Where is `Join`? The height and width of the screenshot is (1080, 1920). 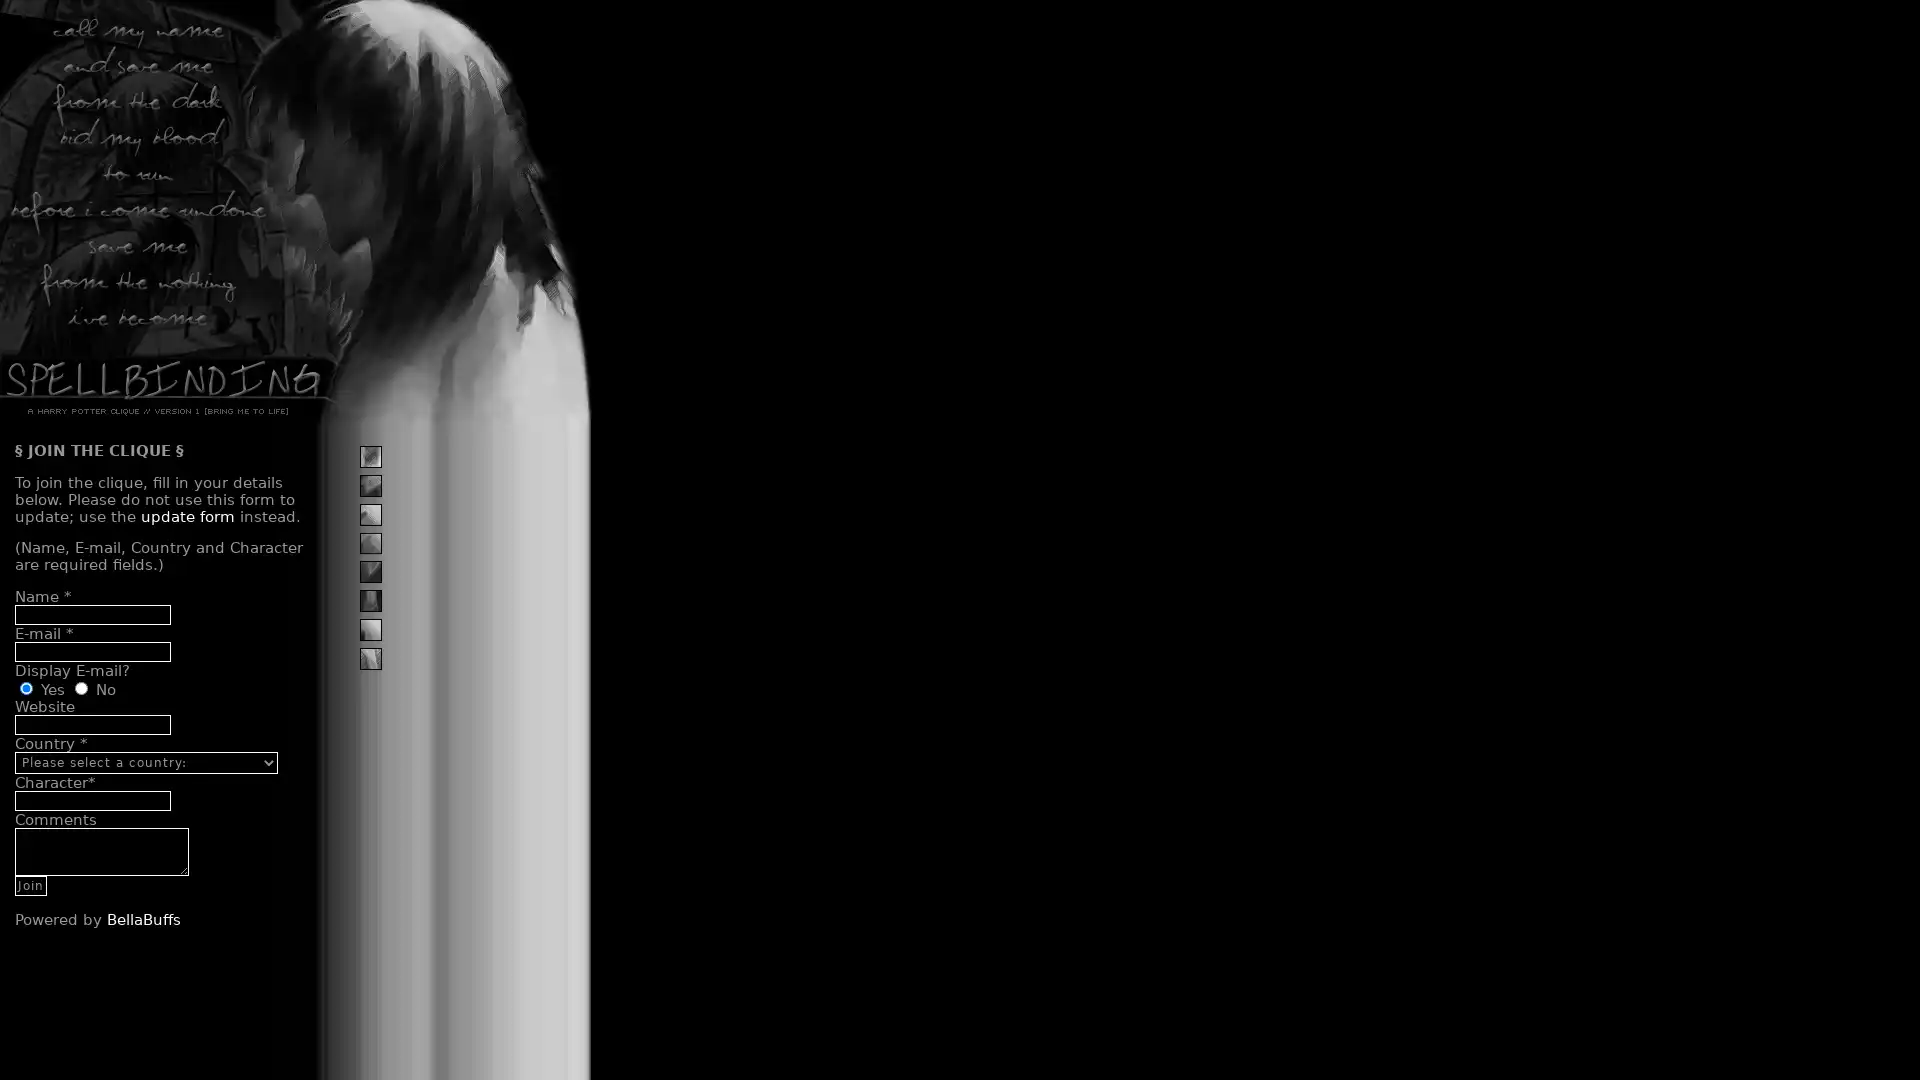 Join is located at coordinates (30, 883).